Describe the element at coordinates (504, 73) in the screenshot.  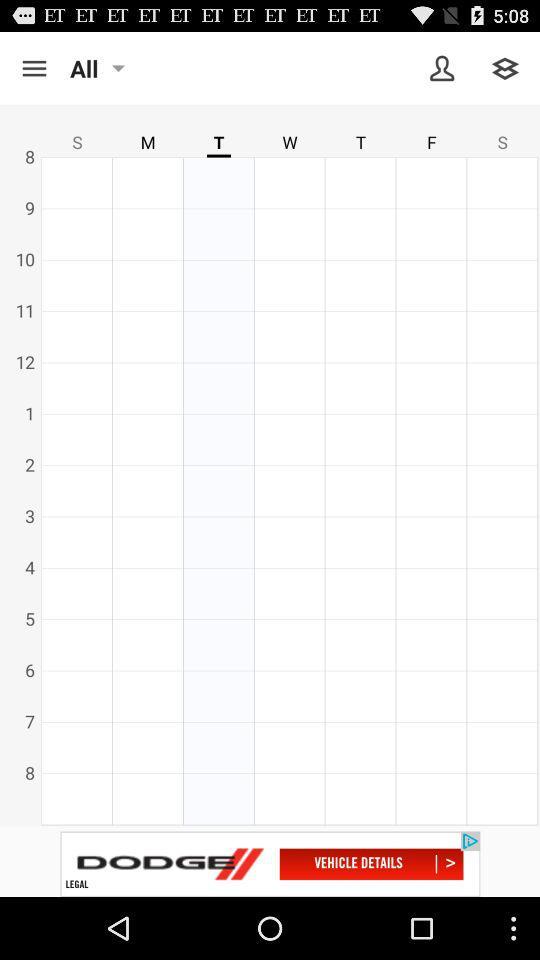
I see `the layers icon` at that location.